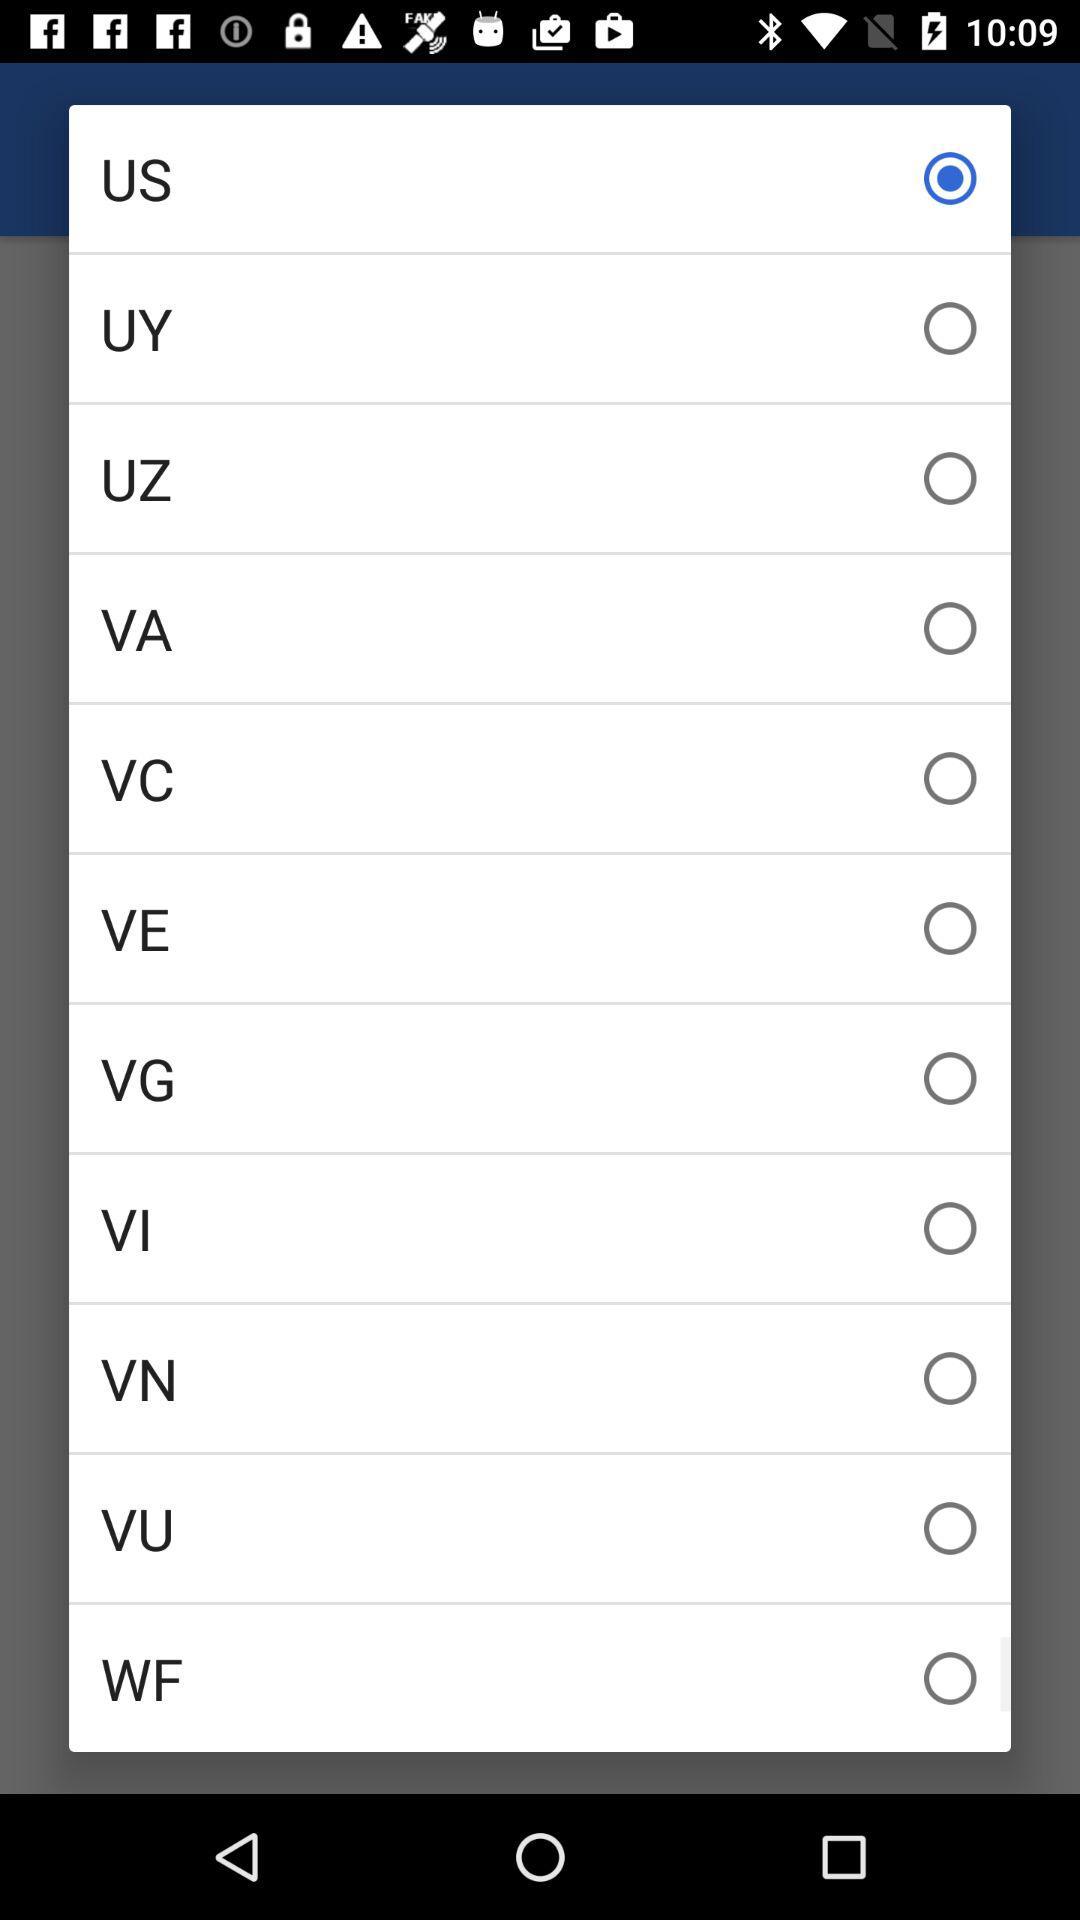 Image resolution: width=1080 pixels, height=1920 pixels. Describe the element at coordinates (540, 627) in the screenshot. I see `the va icon` at that location.